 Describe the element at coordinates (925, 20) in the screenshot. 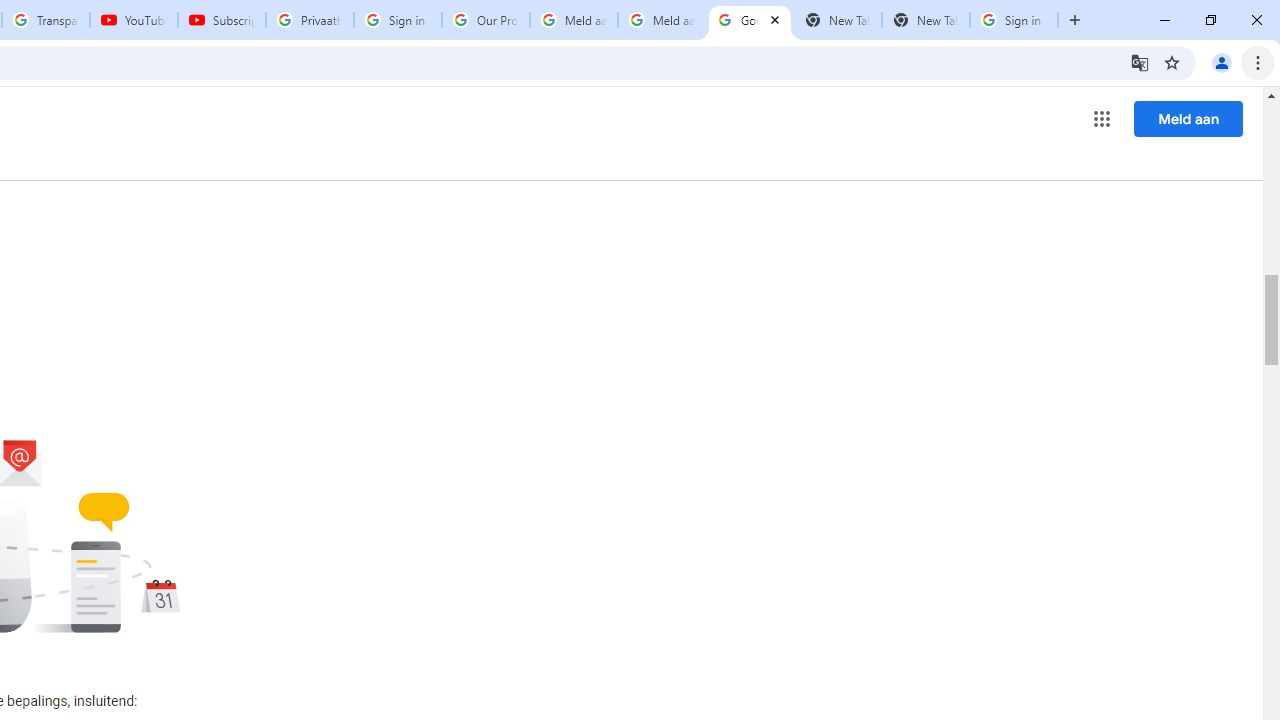

I see `'New Tab'` at that location.